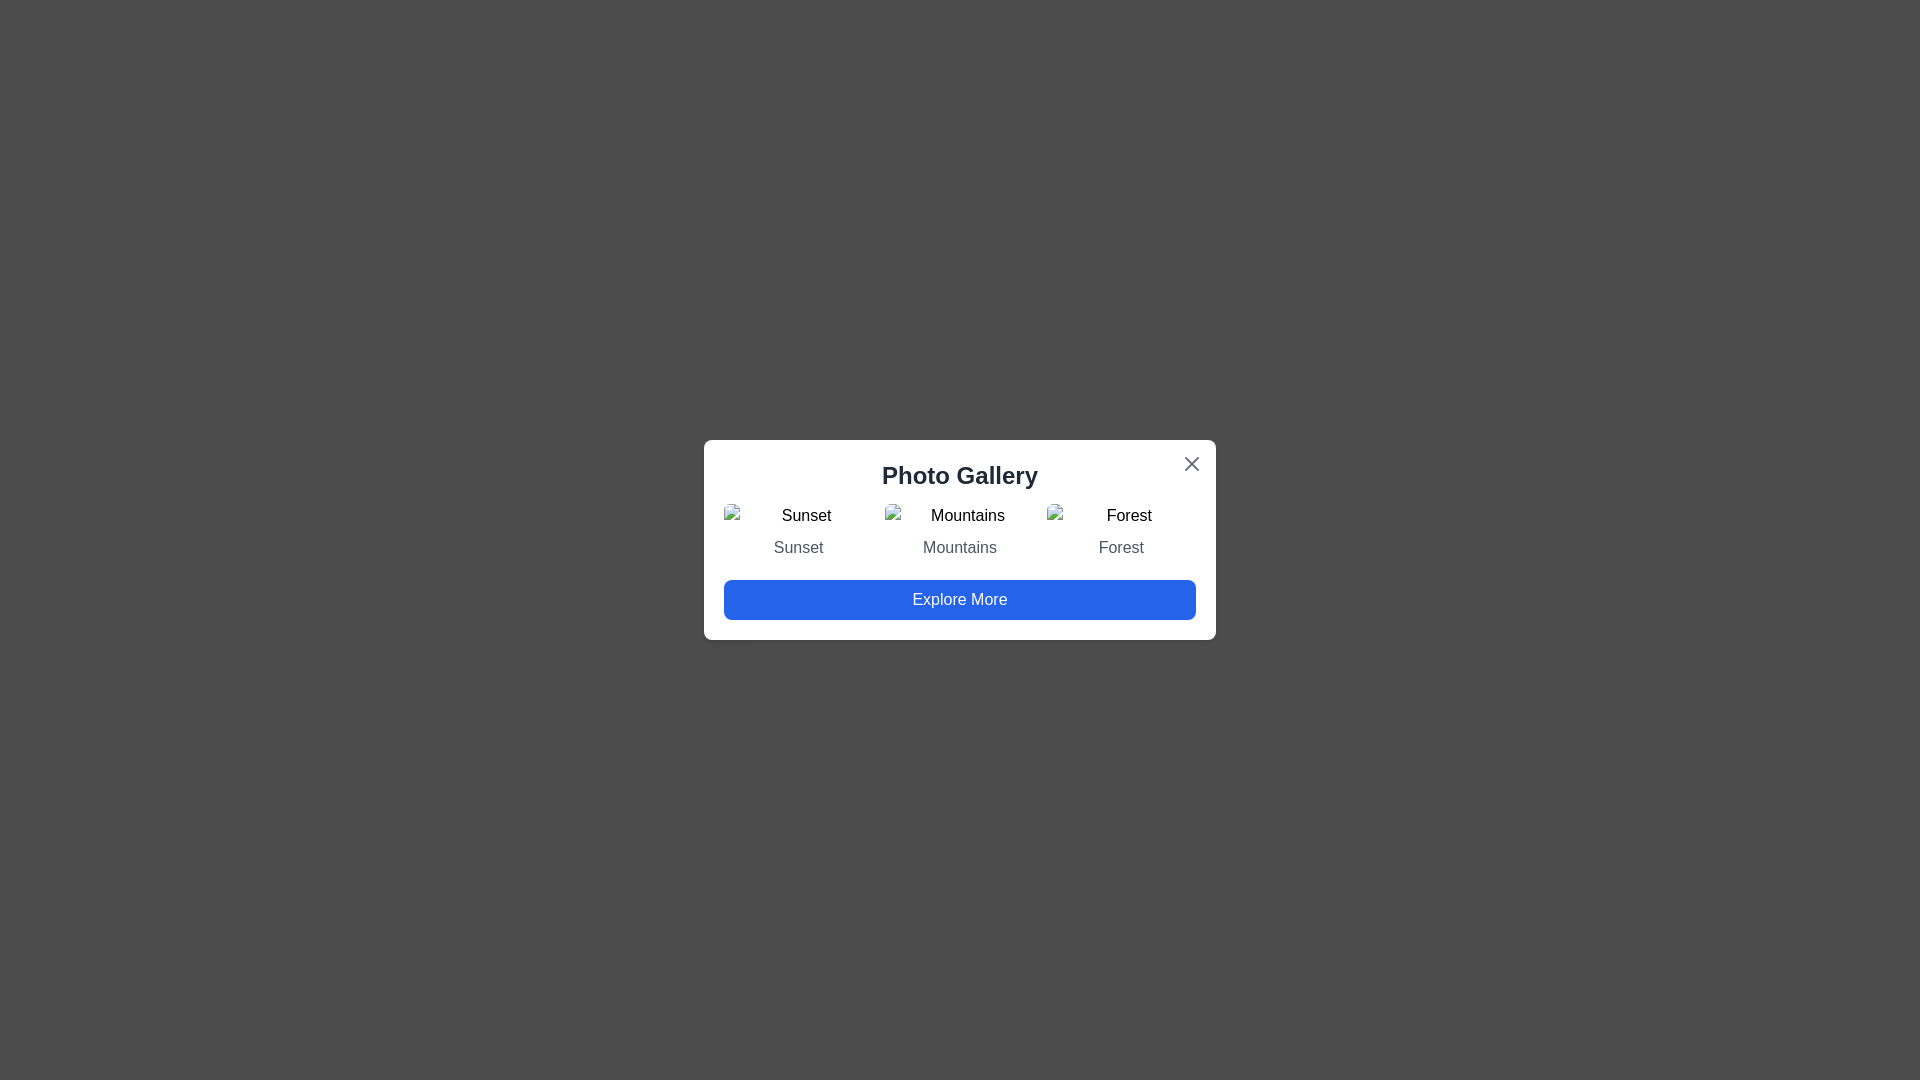 This screenshot has width=1920, height=1080. I want to click on 'Explore More' button to interact with the gallery further, so click(960, 599).